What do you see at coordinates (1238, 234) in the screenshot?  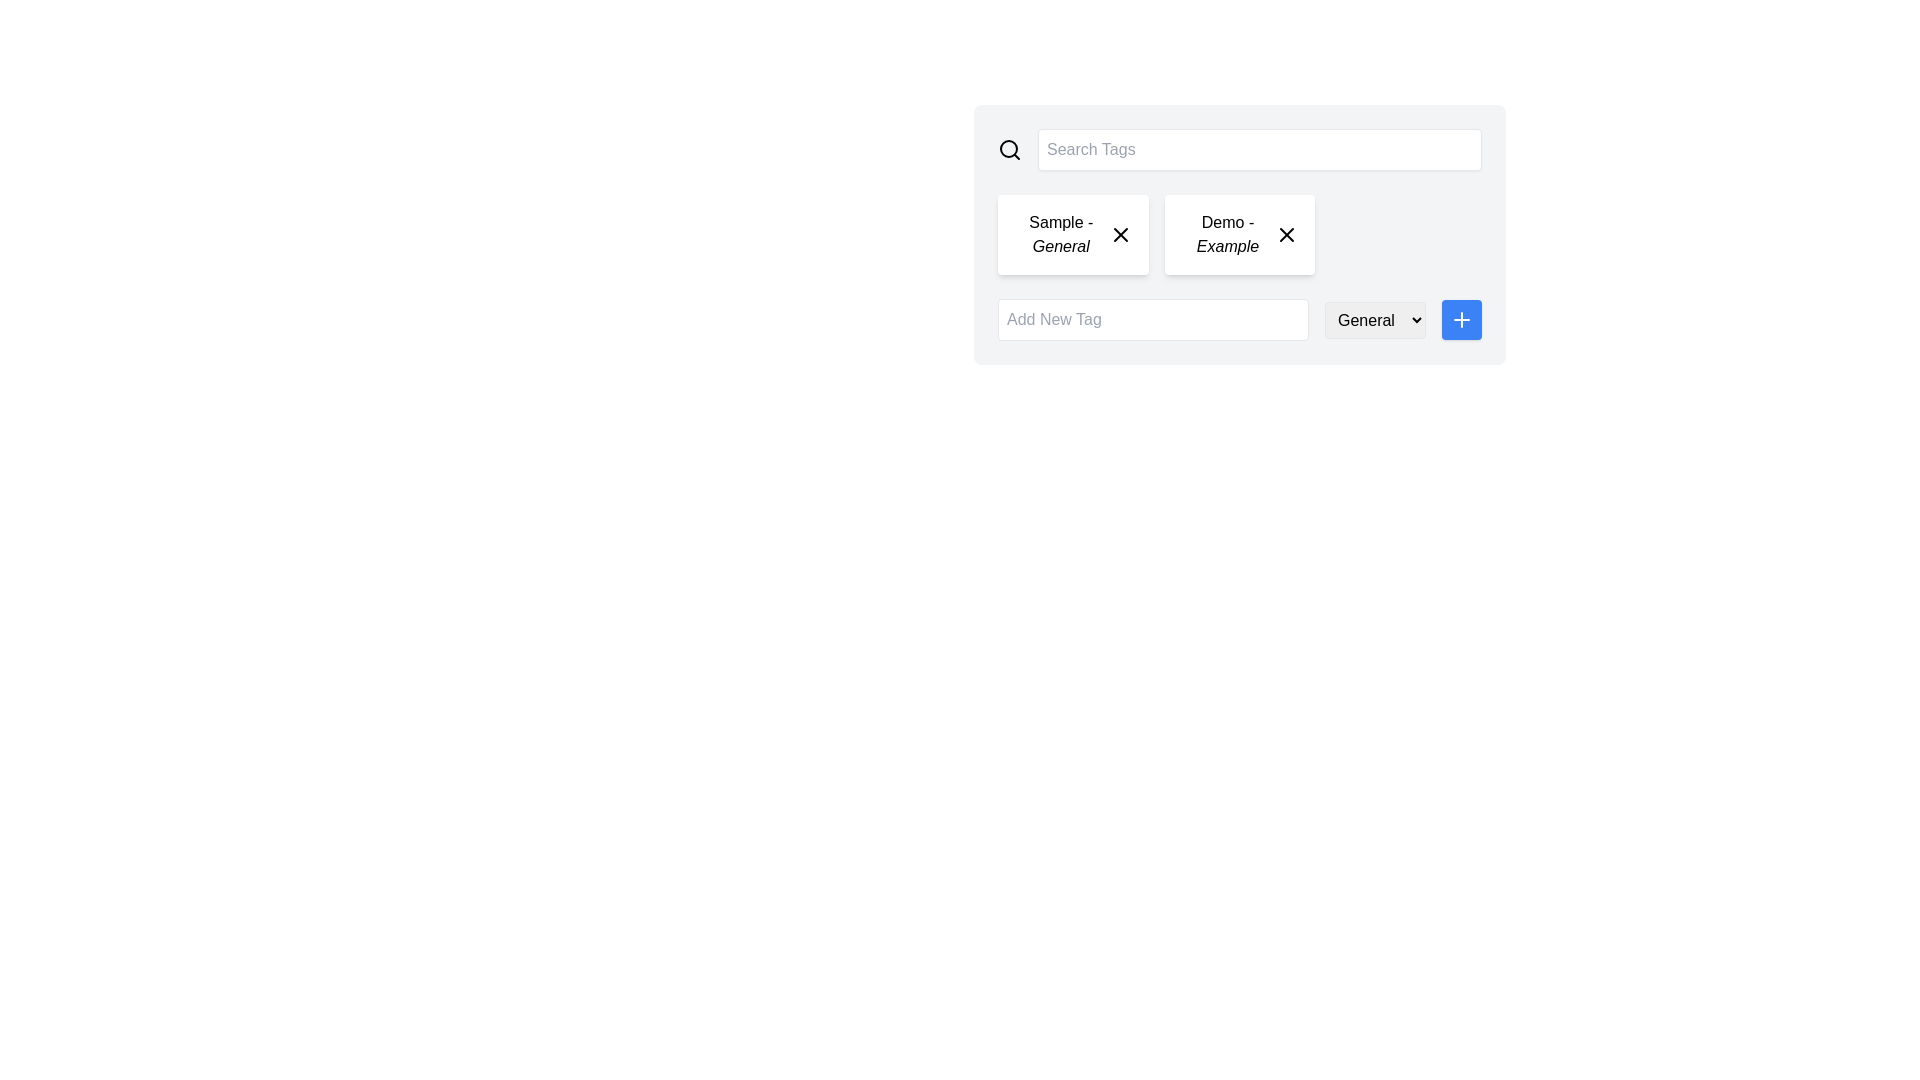 I see `the tag element, which has a close button, located to the right of 'Sample - General' and above the 'Add New Tag' input field` at bounding box center [1238, 234].